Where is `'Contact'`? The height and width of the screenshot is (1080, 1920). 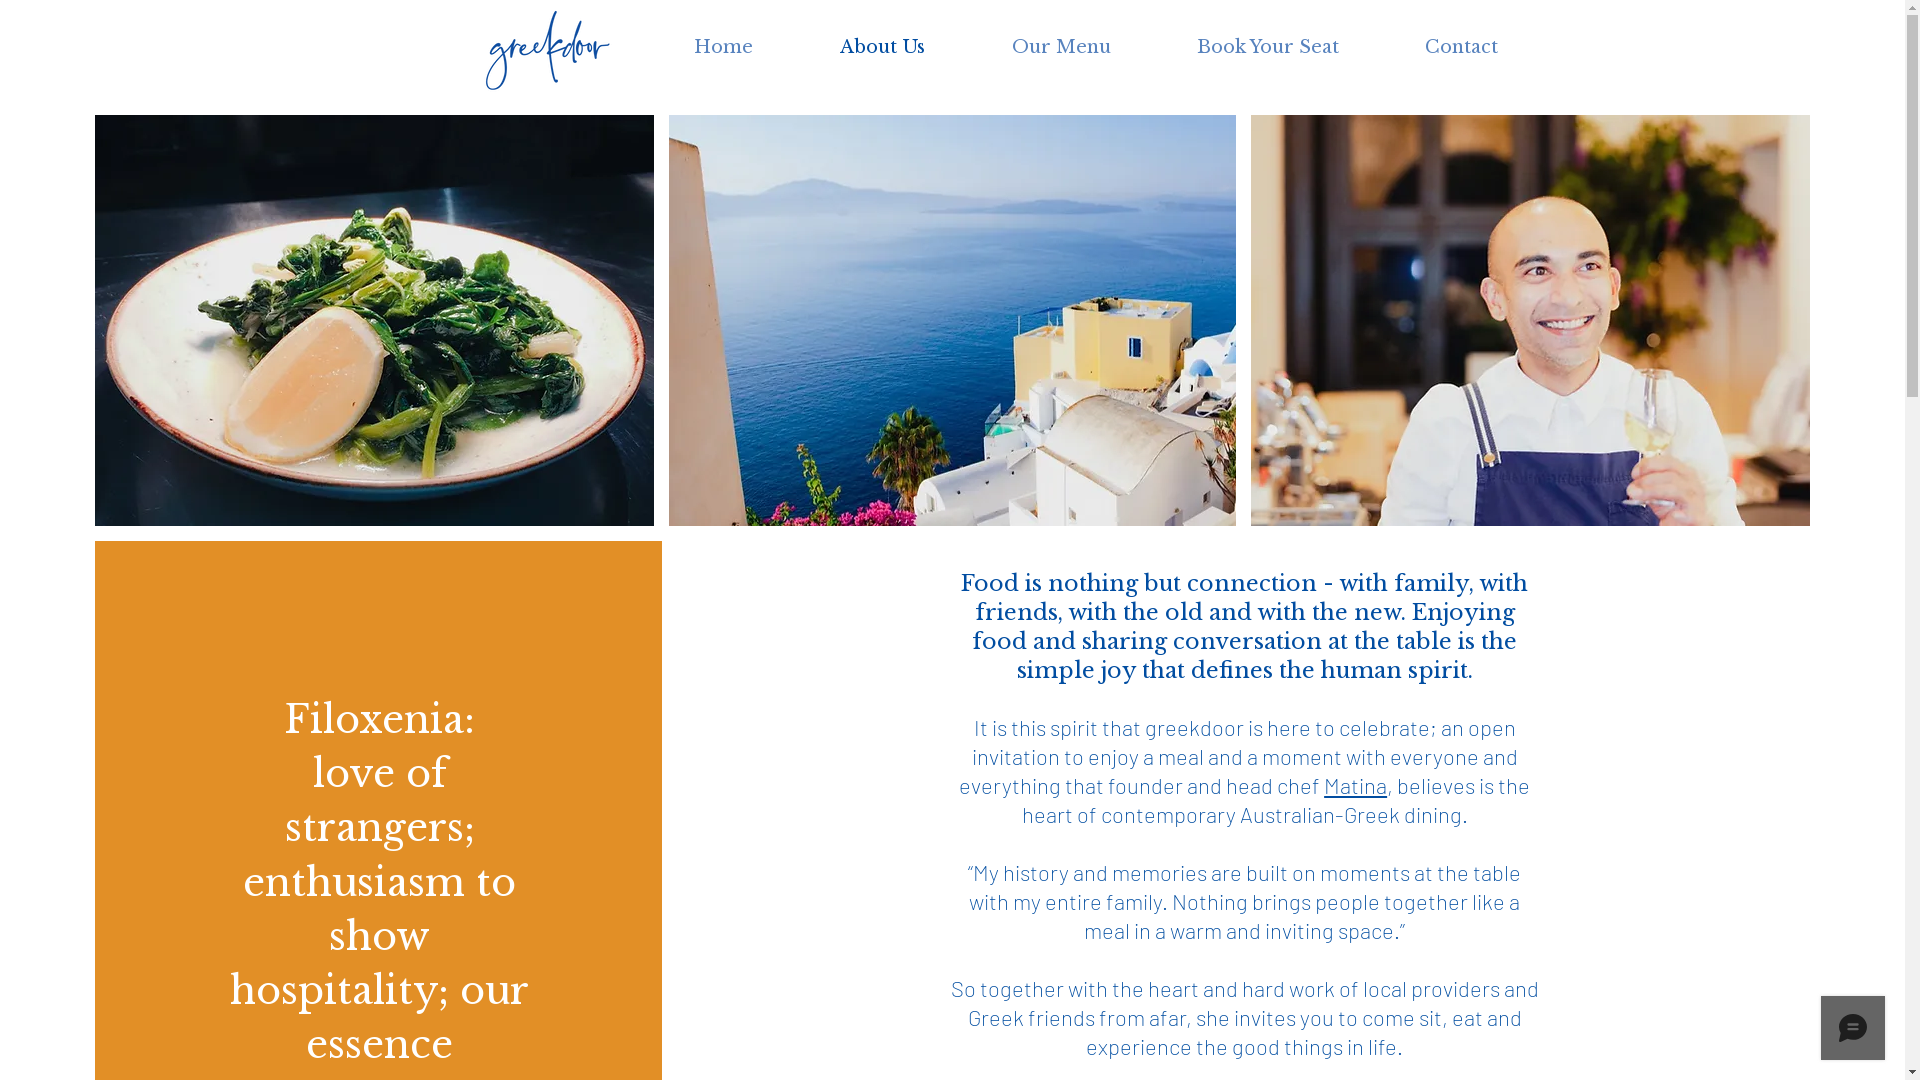
'Contact' is located at coordinates (1381, 46).